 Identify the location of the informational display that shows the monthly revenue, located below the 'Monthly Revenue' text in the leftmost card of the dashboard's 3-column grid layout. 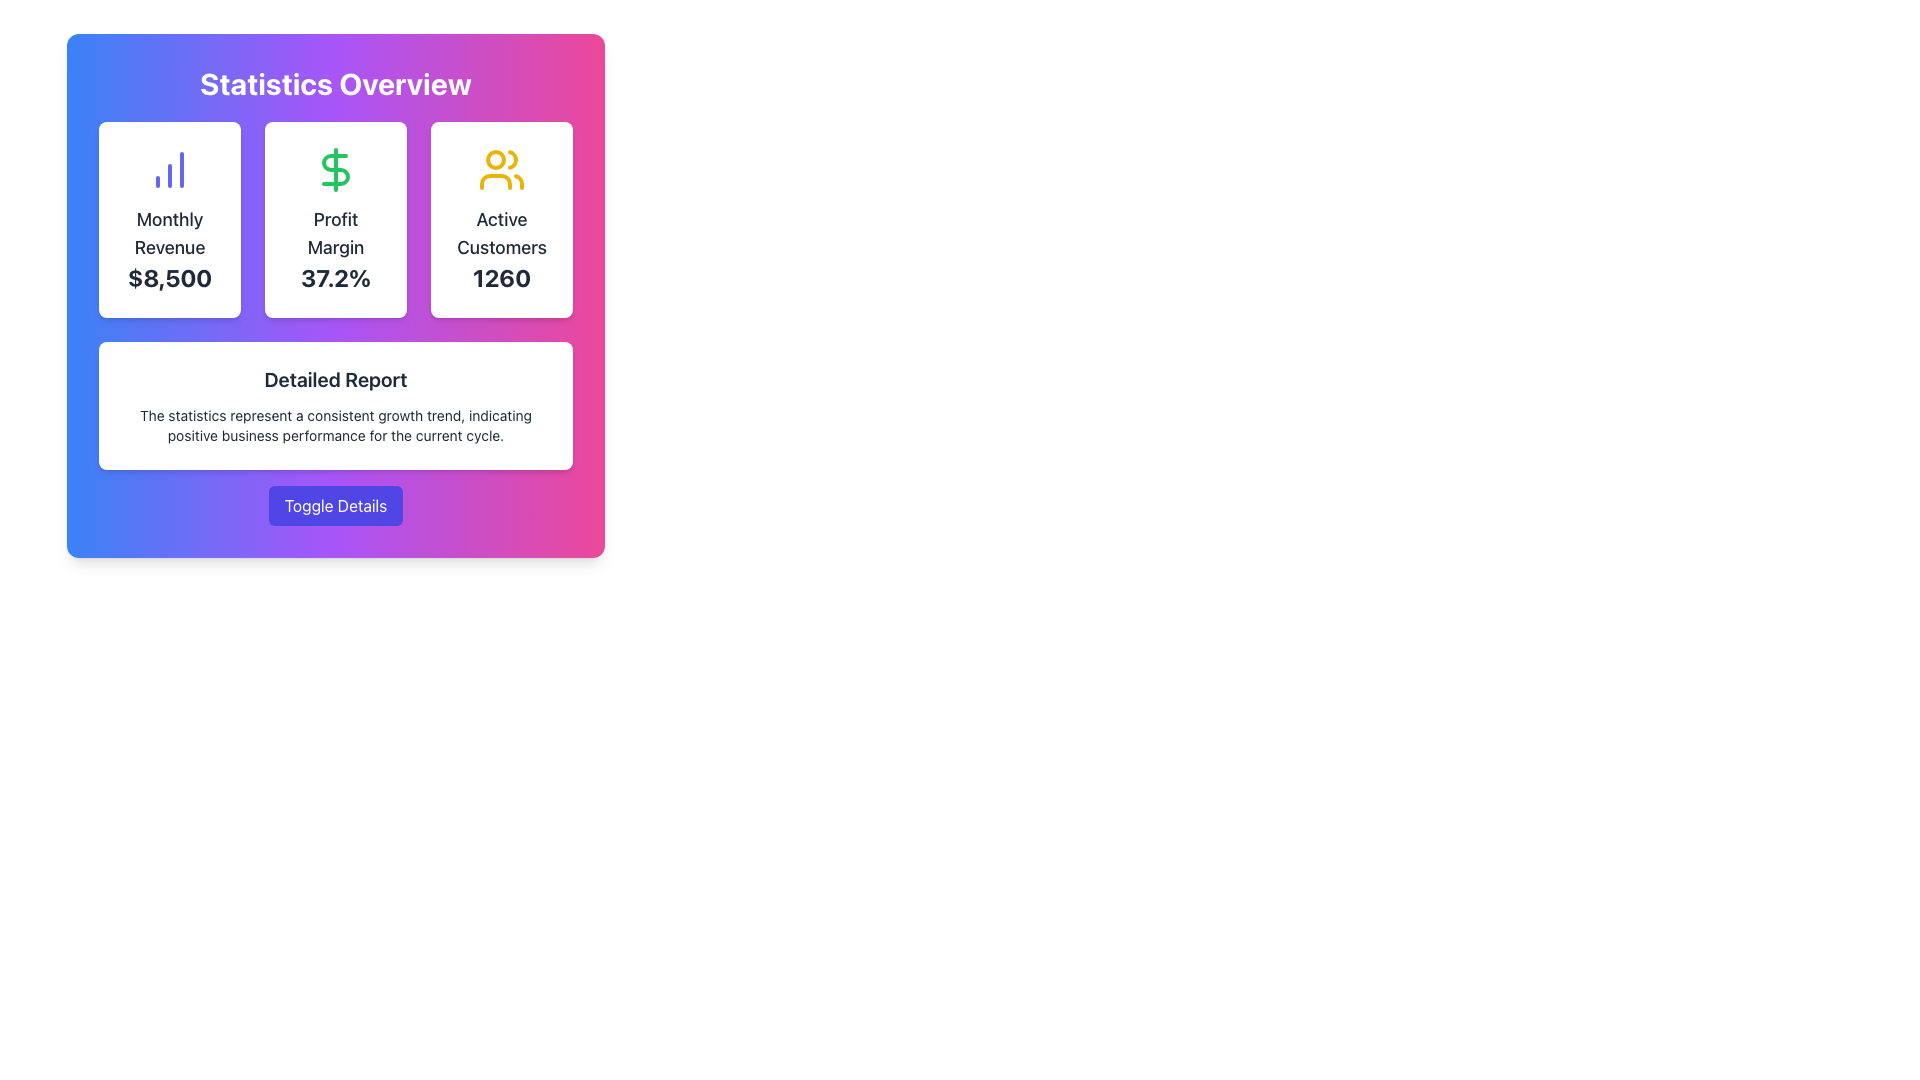
(169, 277).